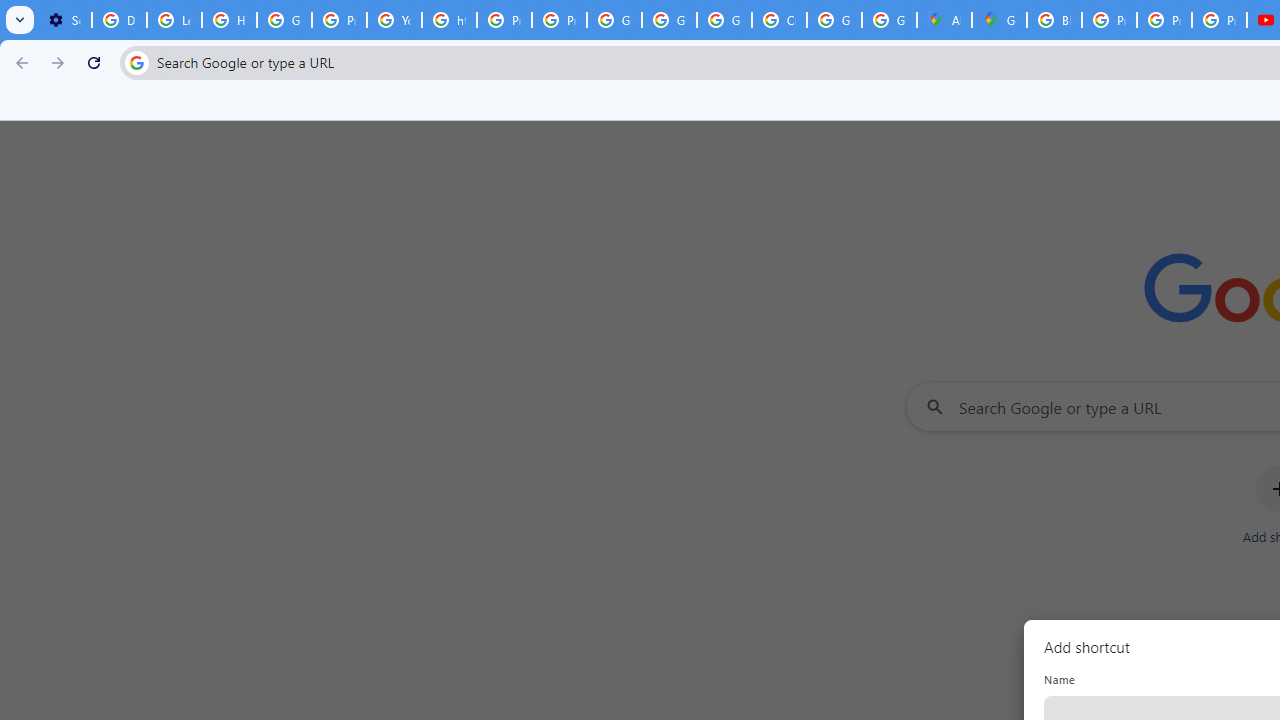  I want to click on 'Privacy Help Center - Policies Help', so click(1164, 20).